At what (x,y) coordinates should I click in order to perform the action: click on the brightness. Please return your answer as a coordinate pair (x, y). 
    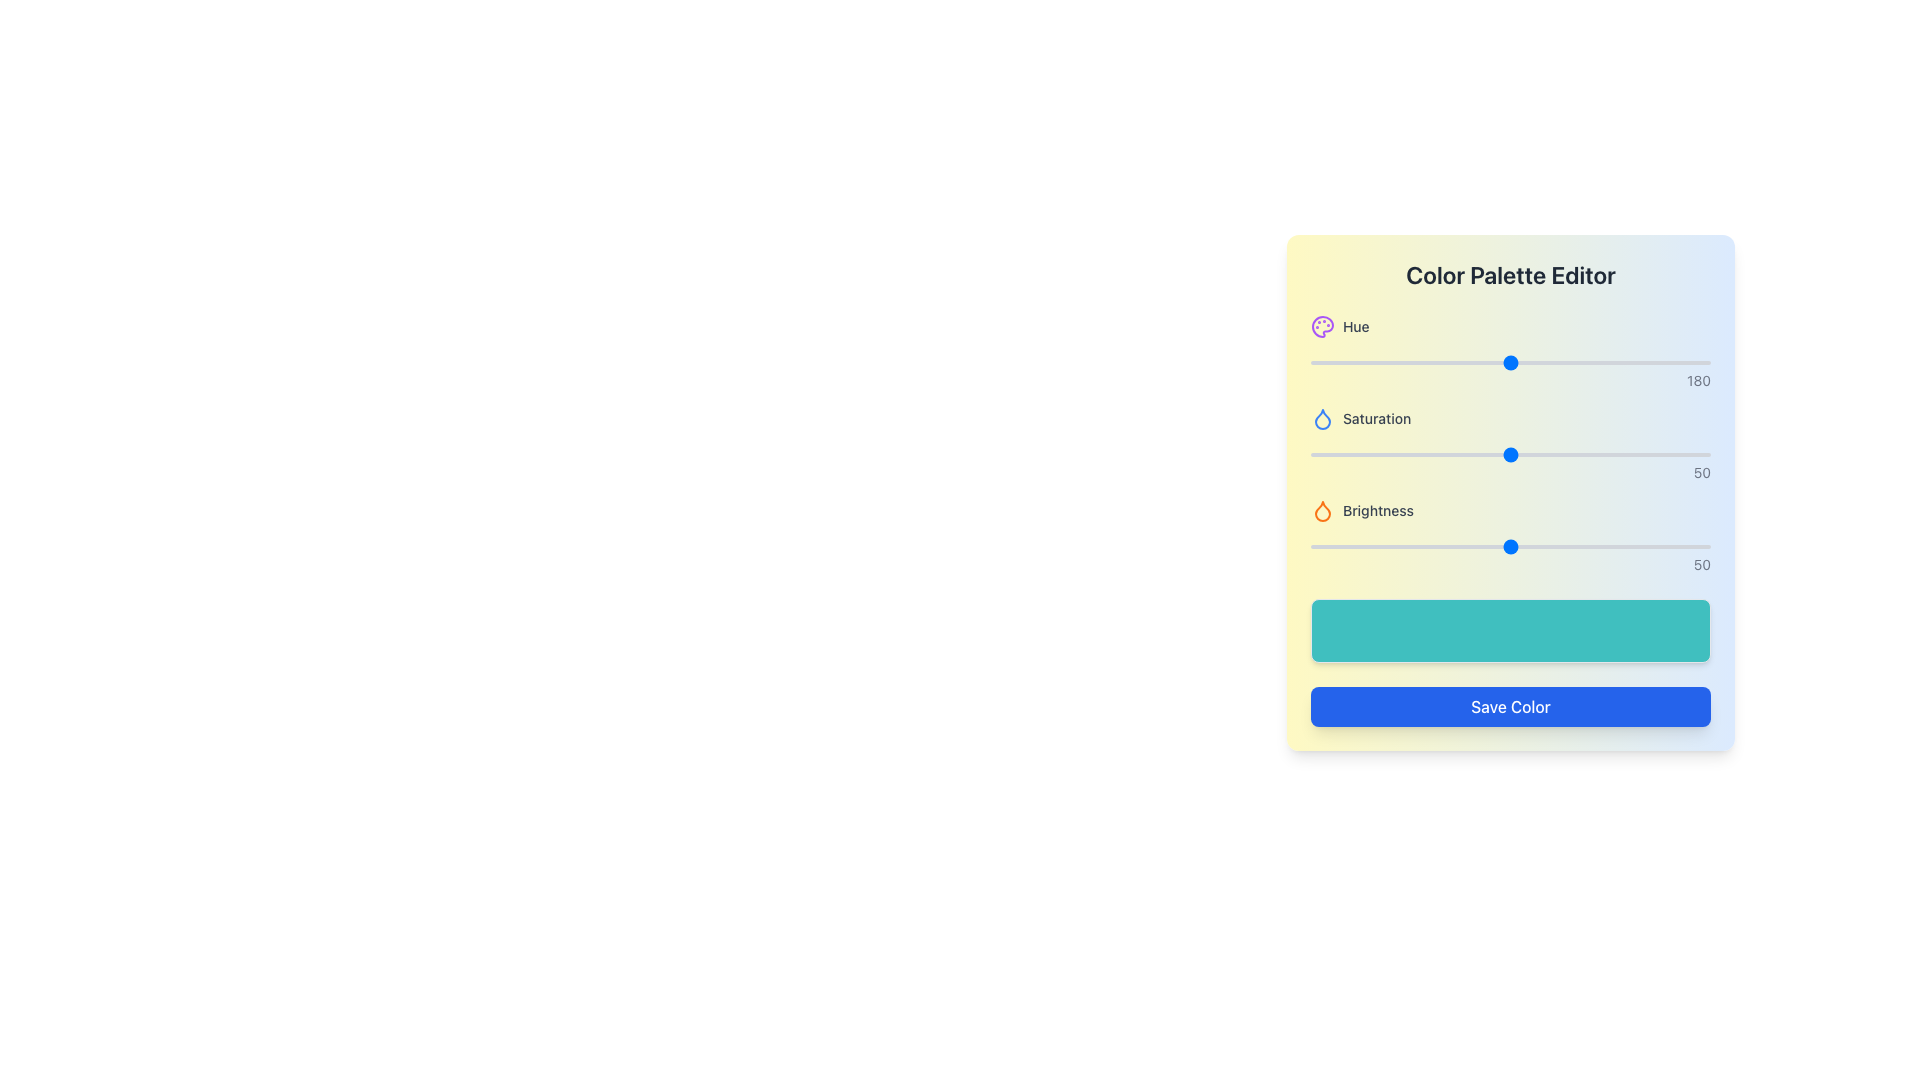
    Looking at the image, I should click on (1593, 547).